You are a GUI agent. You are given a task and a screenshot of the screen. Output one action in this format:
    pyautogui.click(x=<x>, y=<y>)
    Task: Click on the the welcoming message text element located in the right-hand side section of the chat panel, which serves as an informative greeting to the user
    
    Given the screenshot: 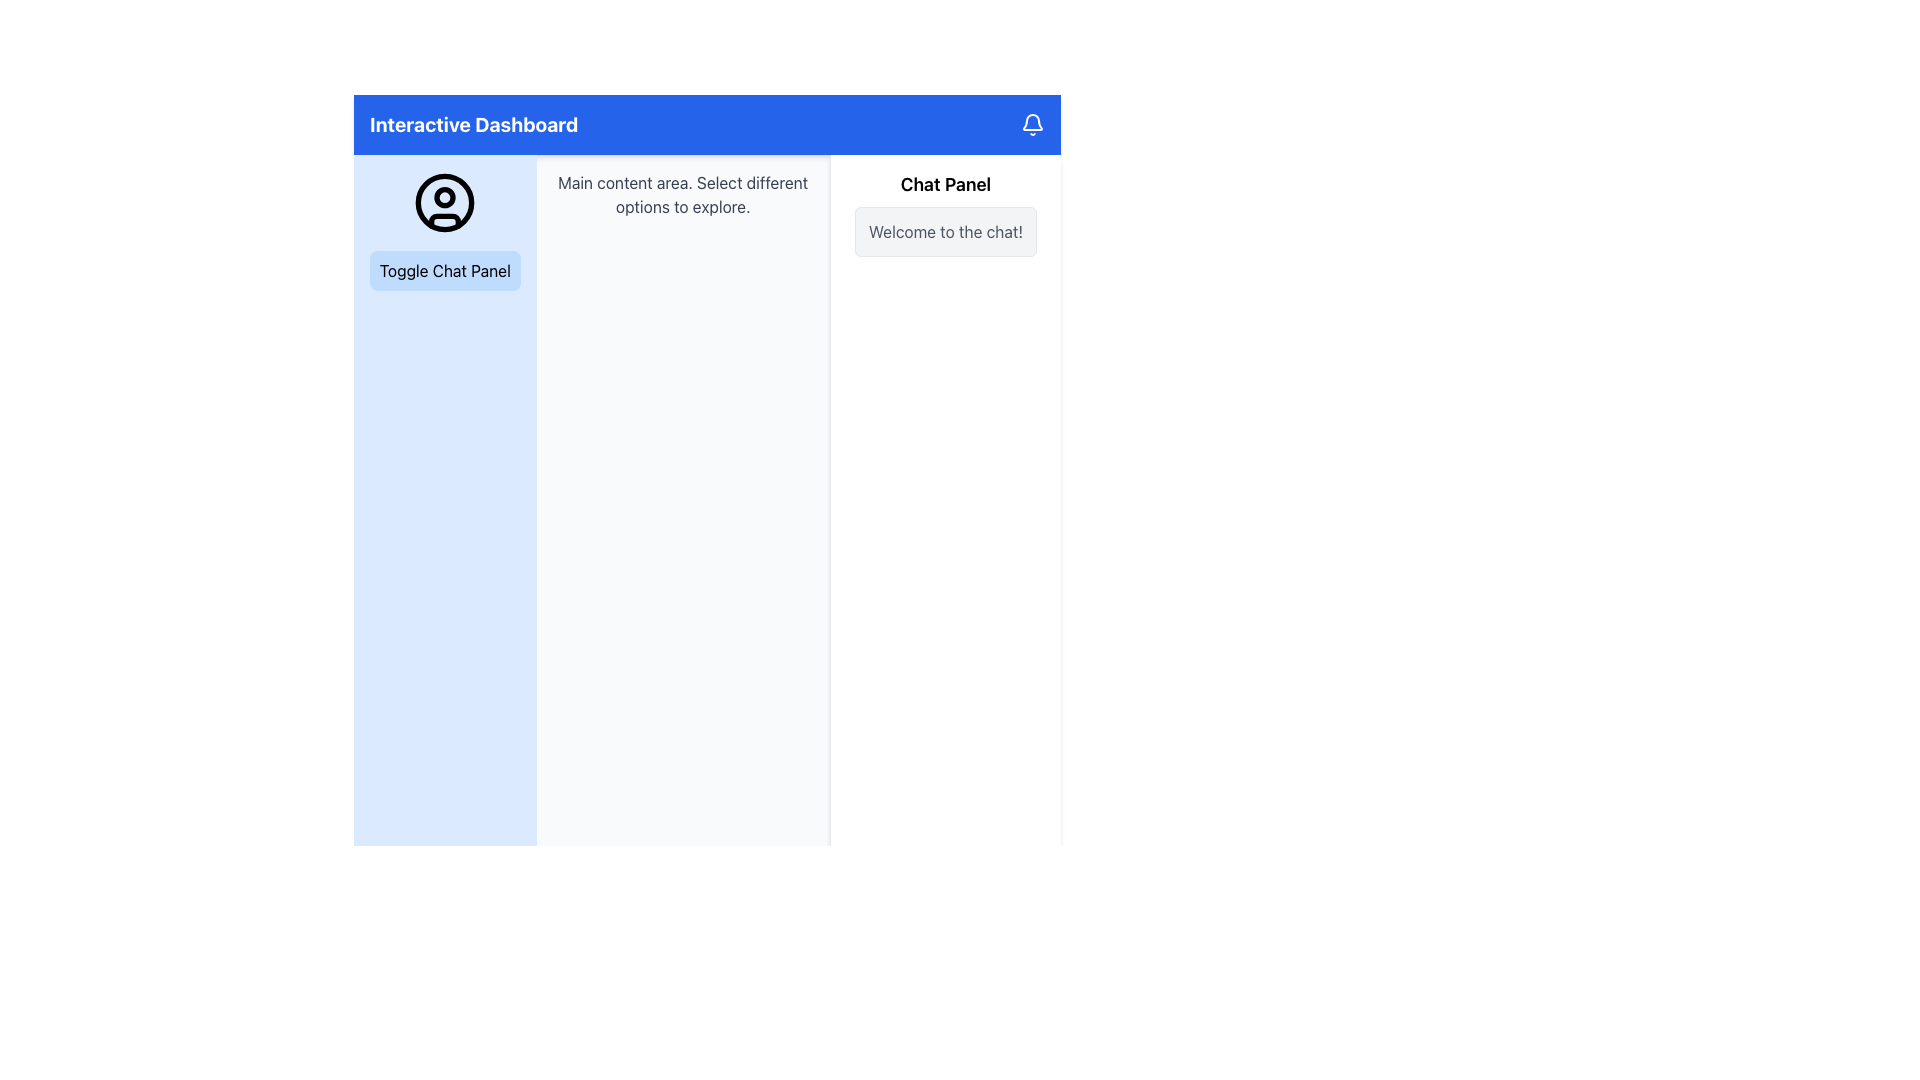 What is the action you would take?
    pyautogui.click(x=944, y=230)
    